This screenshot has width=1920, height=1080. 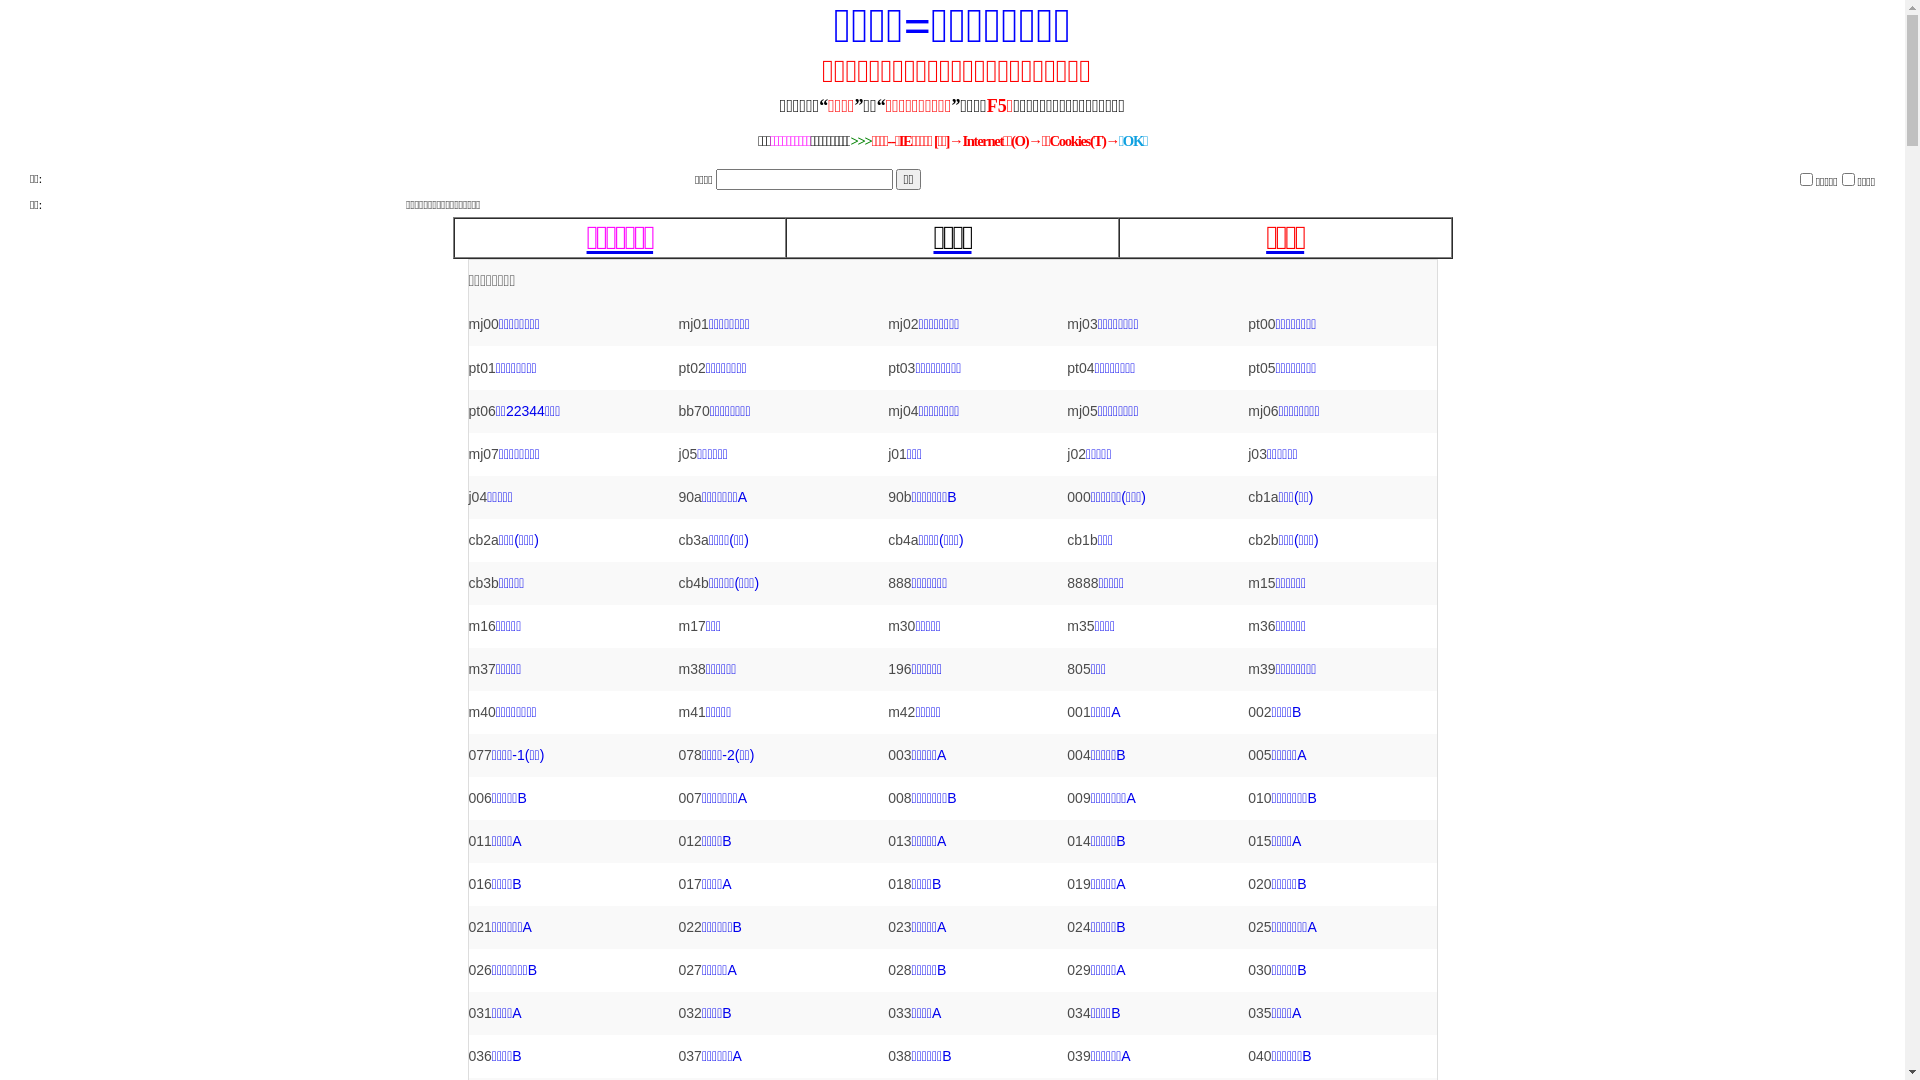 I want to click on '029', so click(x=1077, y=968).